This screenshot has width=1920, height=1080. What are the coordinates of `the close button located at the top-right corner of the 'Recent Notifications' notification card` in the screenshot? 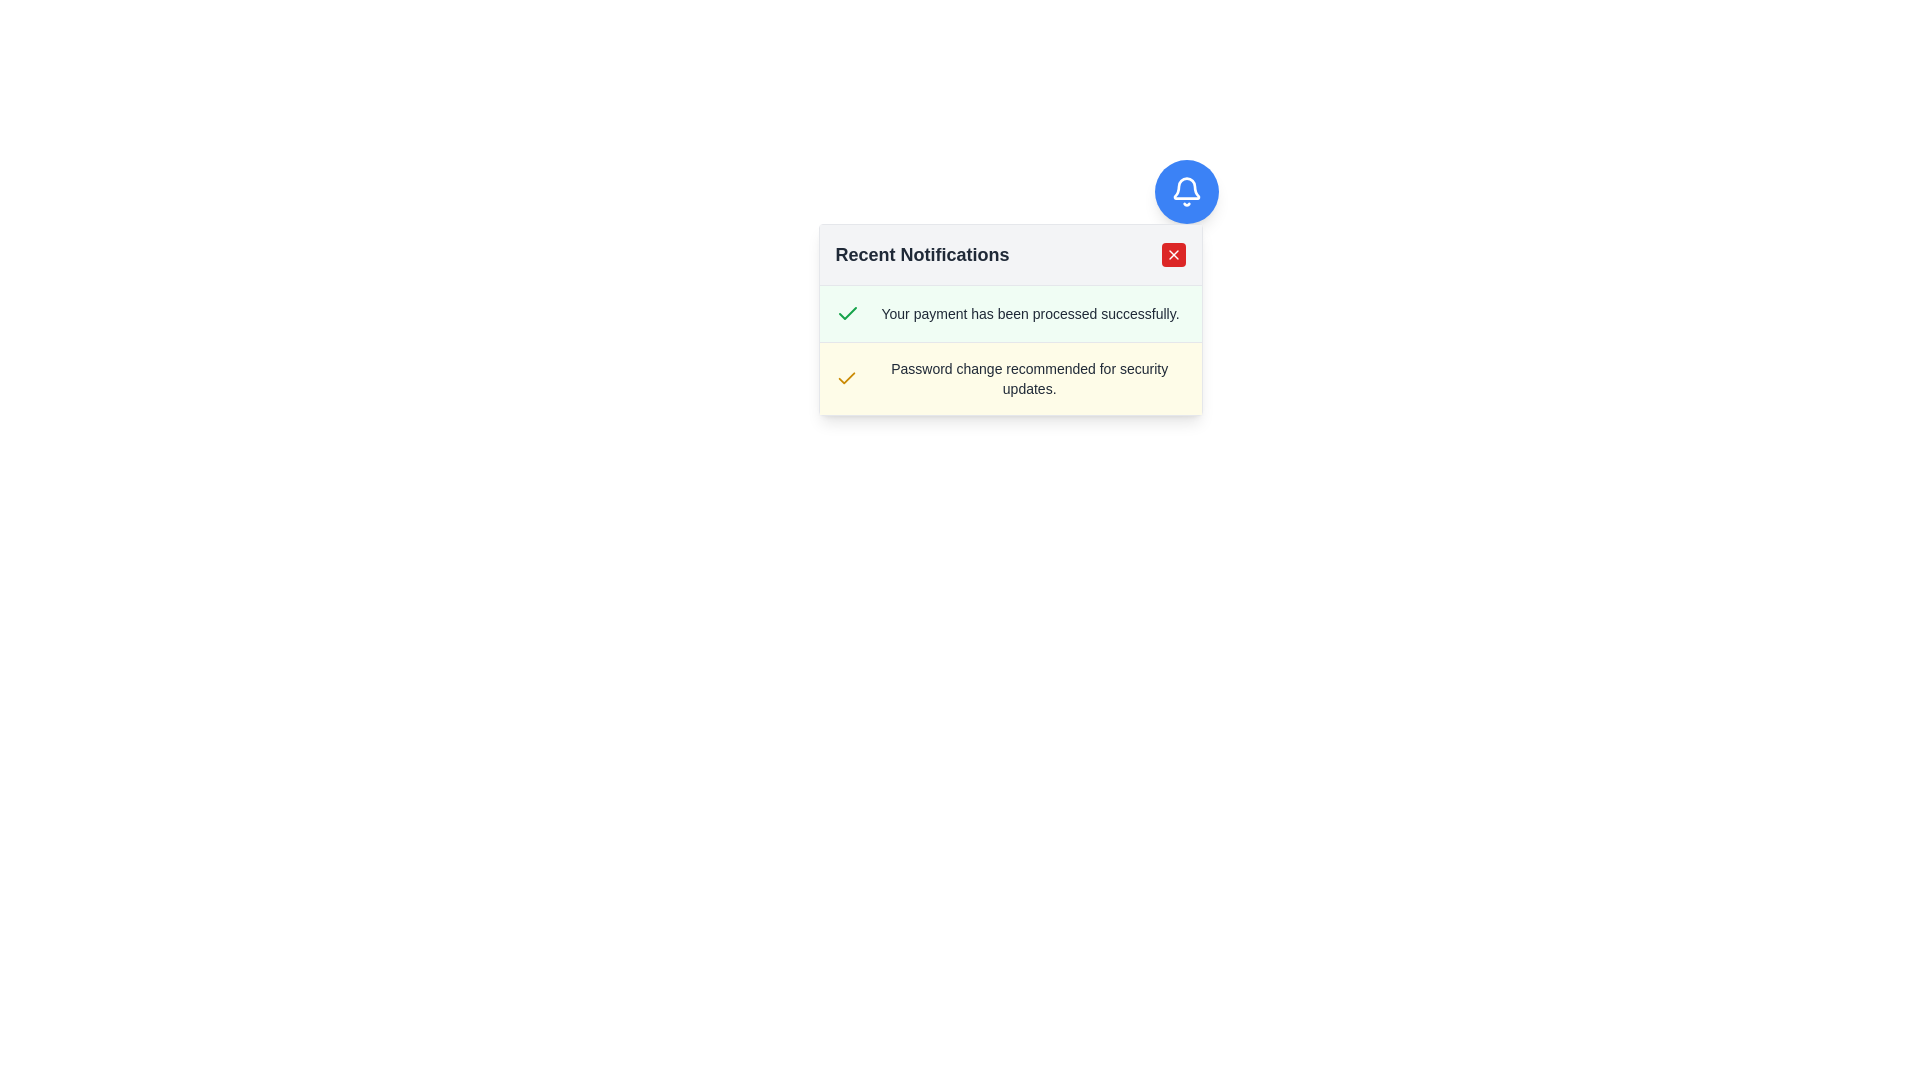 It's located at (1173, 253).